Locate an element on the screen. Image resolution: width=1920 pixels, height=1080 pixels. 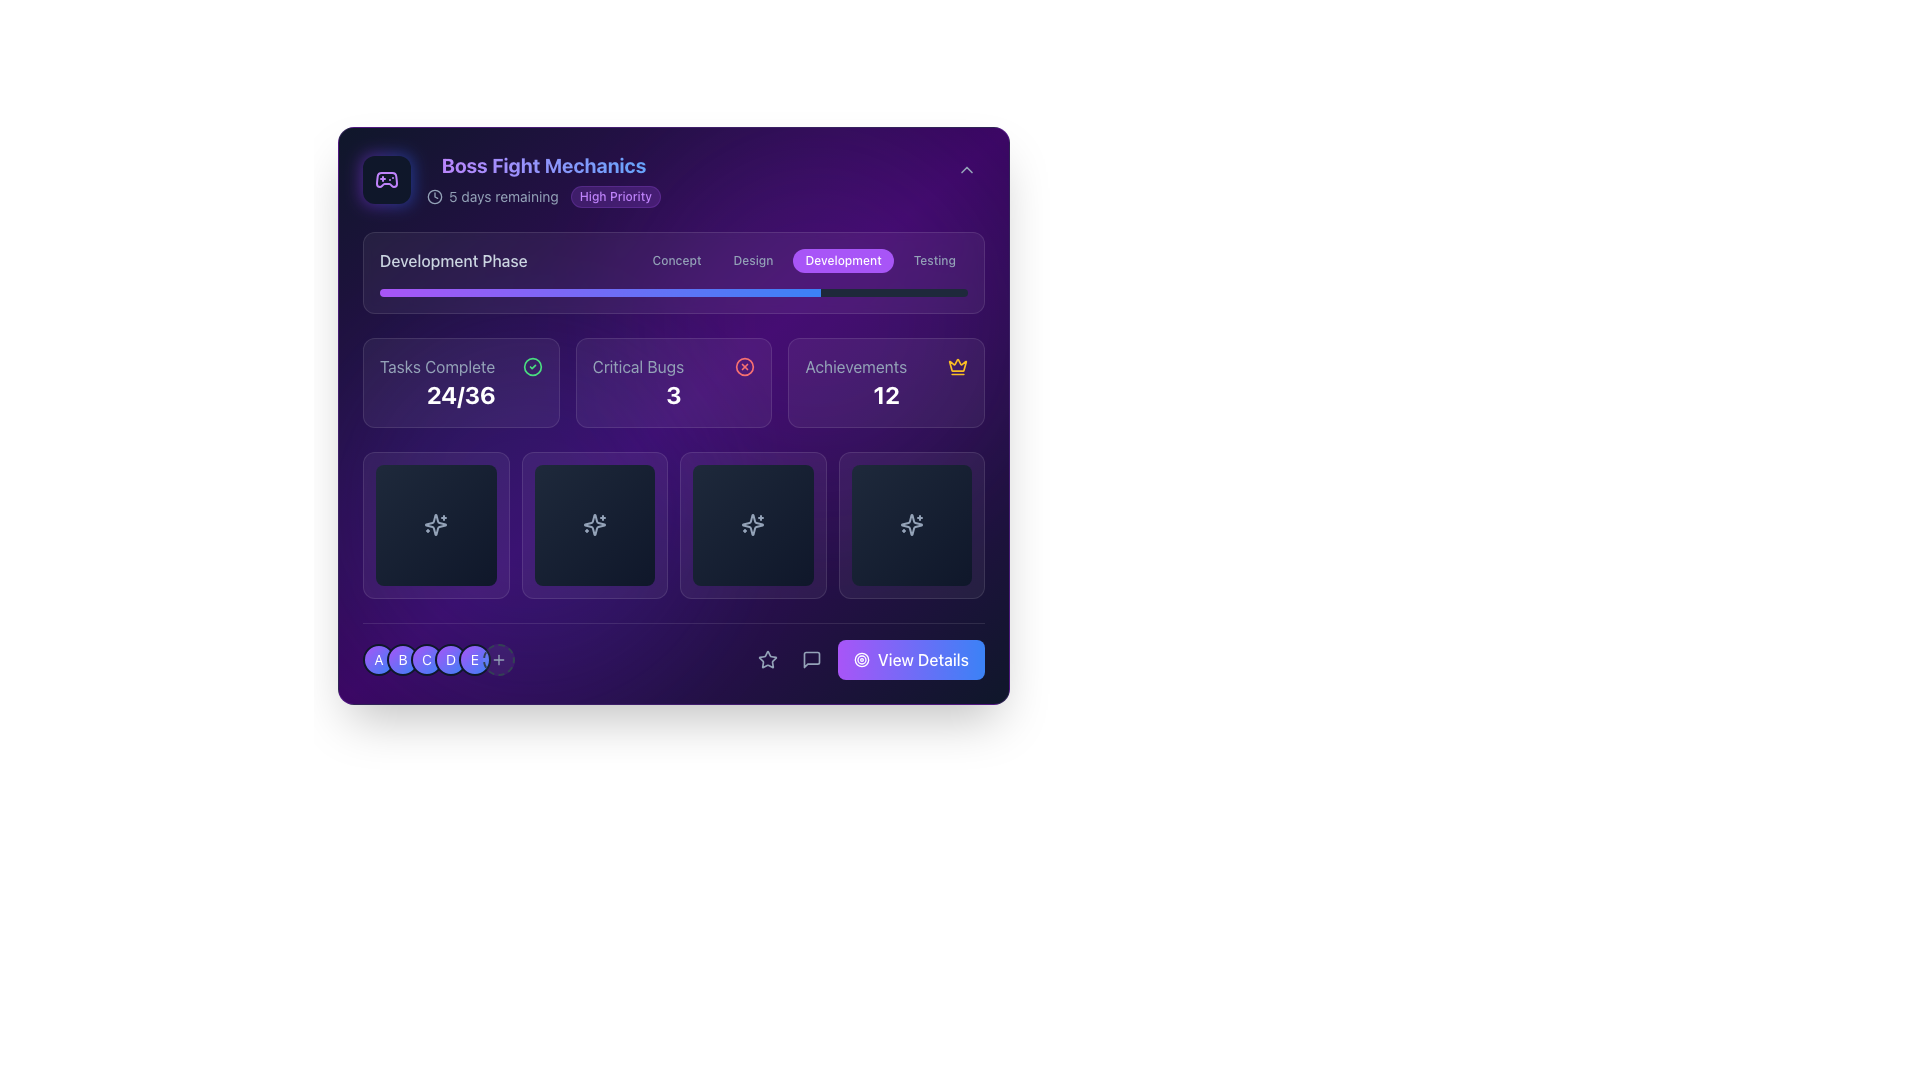
the Progress bar that visually indicates the progress of the 'Development Phase', located below the buttons labeled 'Concept', 'Design', 'Development', and 'Testing' is located at coordinates (673, 293).